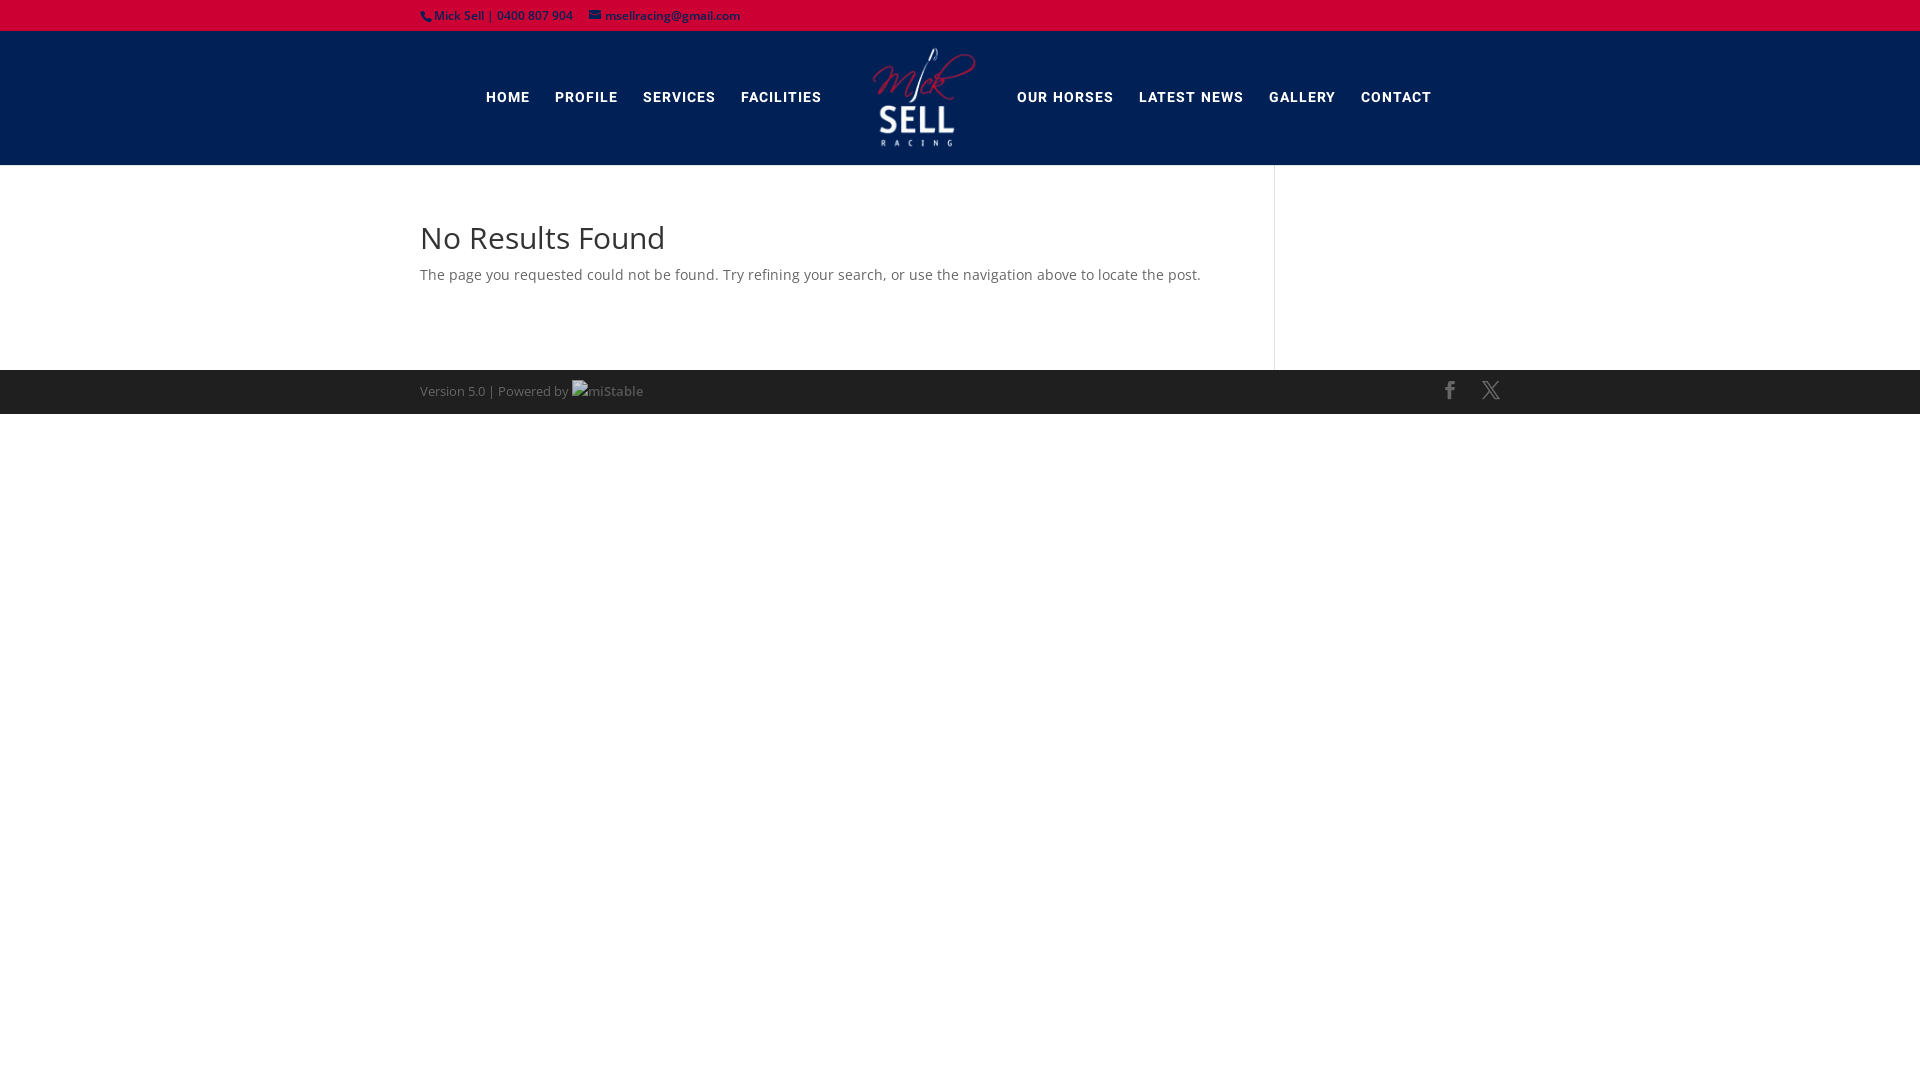 The width and height of the screenshot is (1920, 1080). I want to click on 'GALLERY', so click(1302, 97).